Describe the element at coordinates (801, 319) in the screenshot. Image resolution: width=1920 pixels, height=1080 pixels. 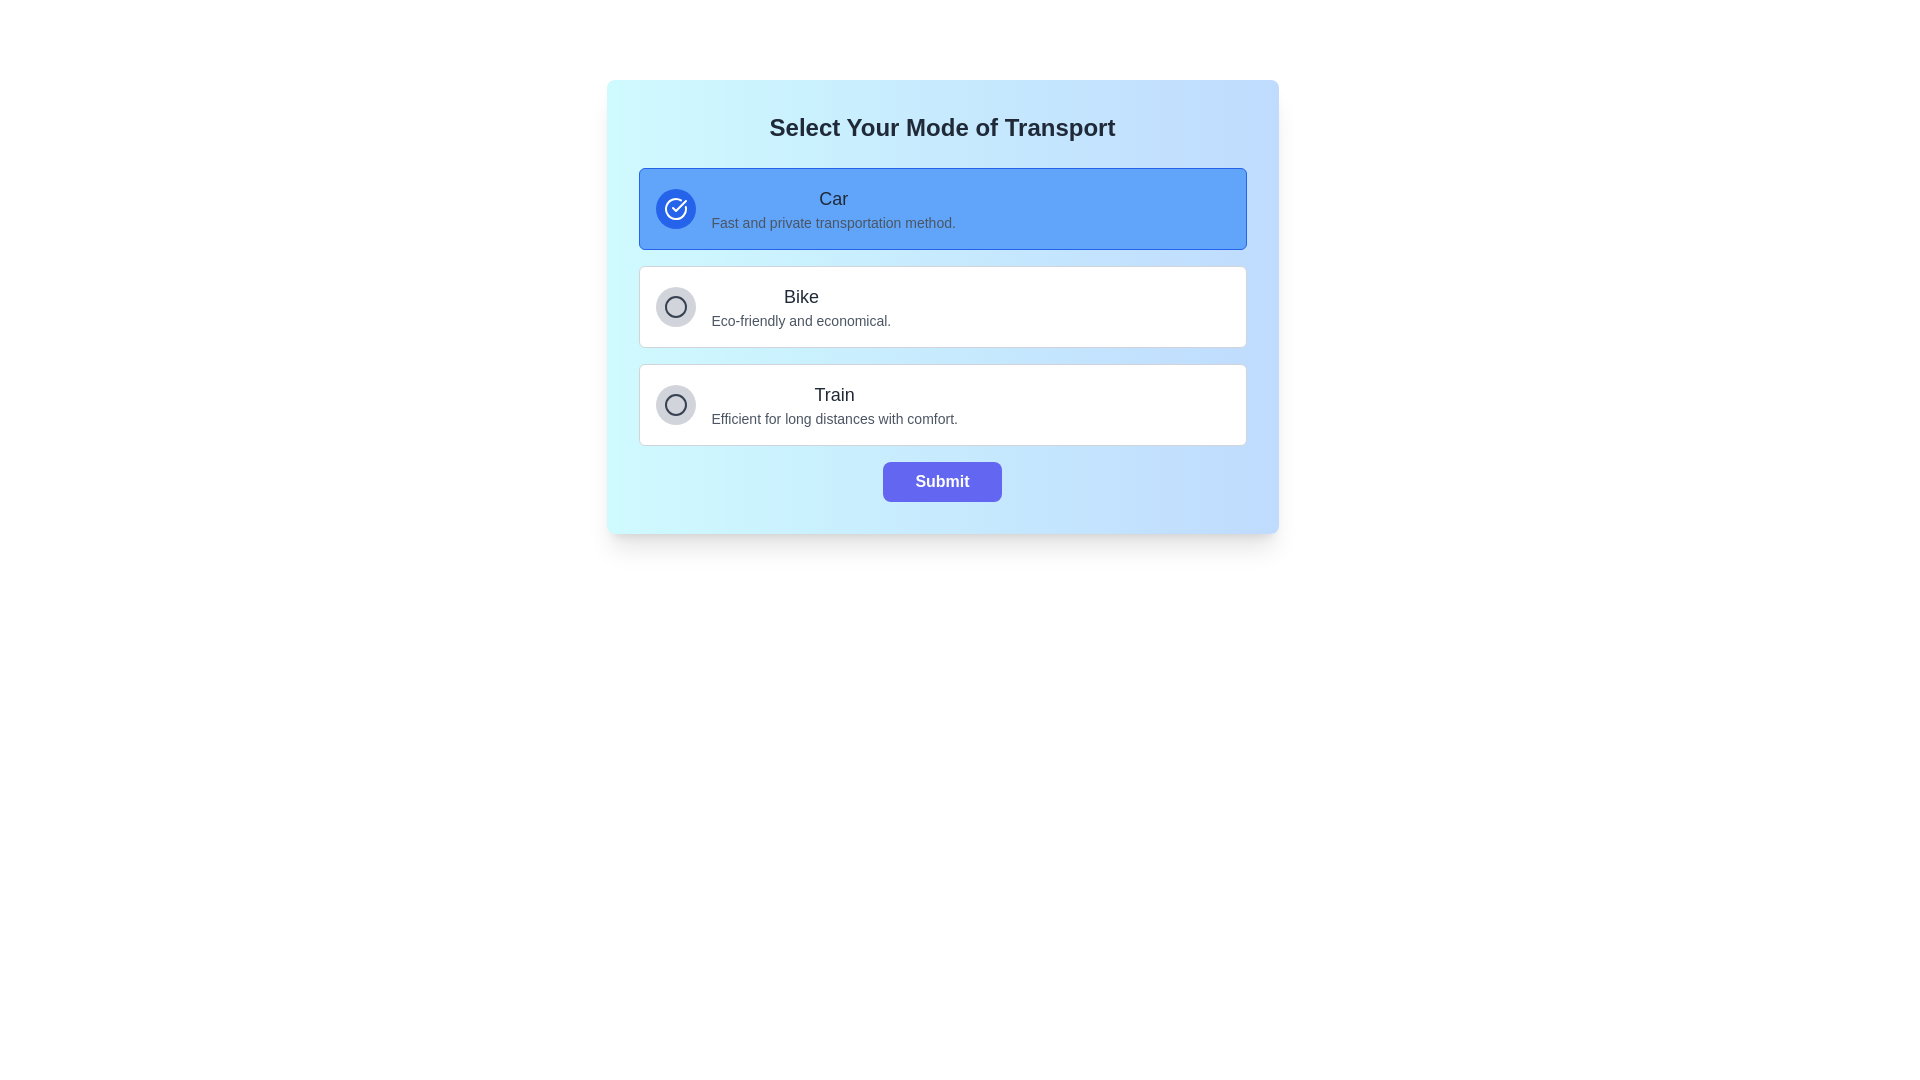
I see `the static text element that provides information about the 'Bike' option in the selection menu, located directly under the text 'Bike.'` at that location.